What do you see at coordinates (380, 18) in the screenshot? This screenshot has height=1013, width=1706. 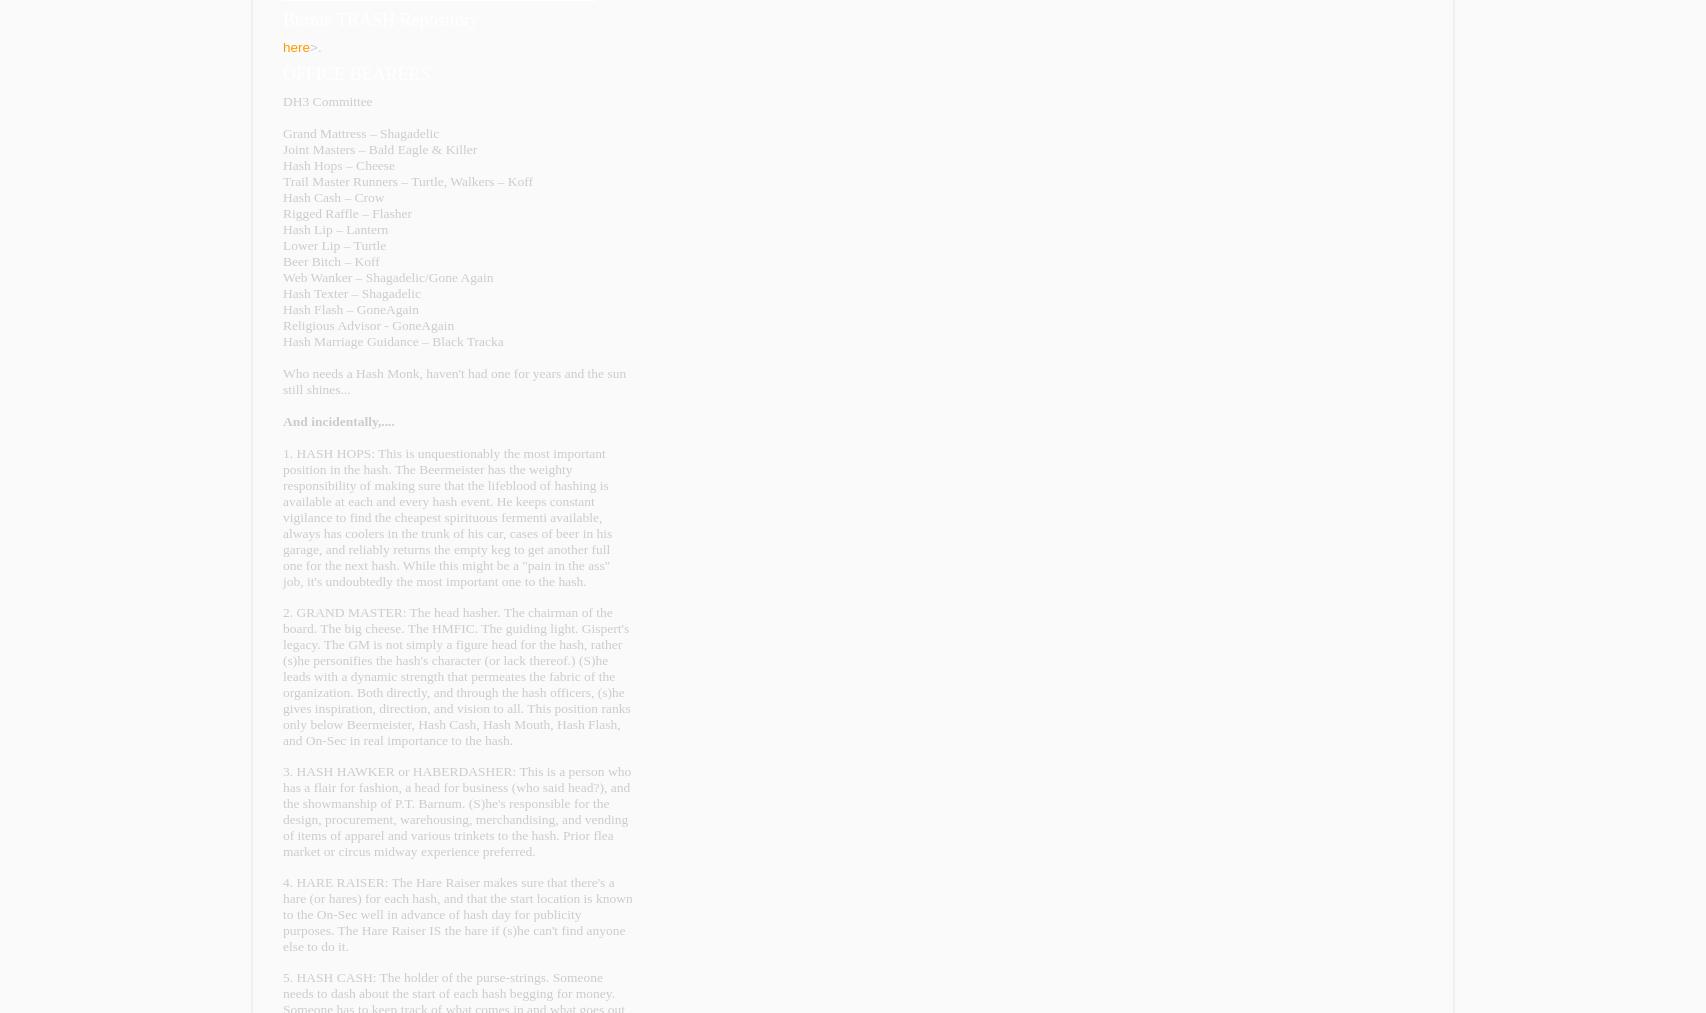 I see `'Burnie TRASH Repository'` at bounding box center [380, 18].